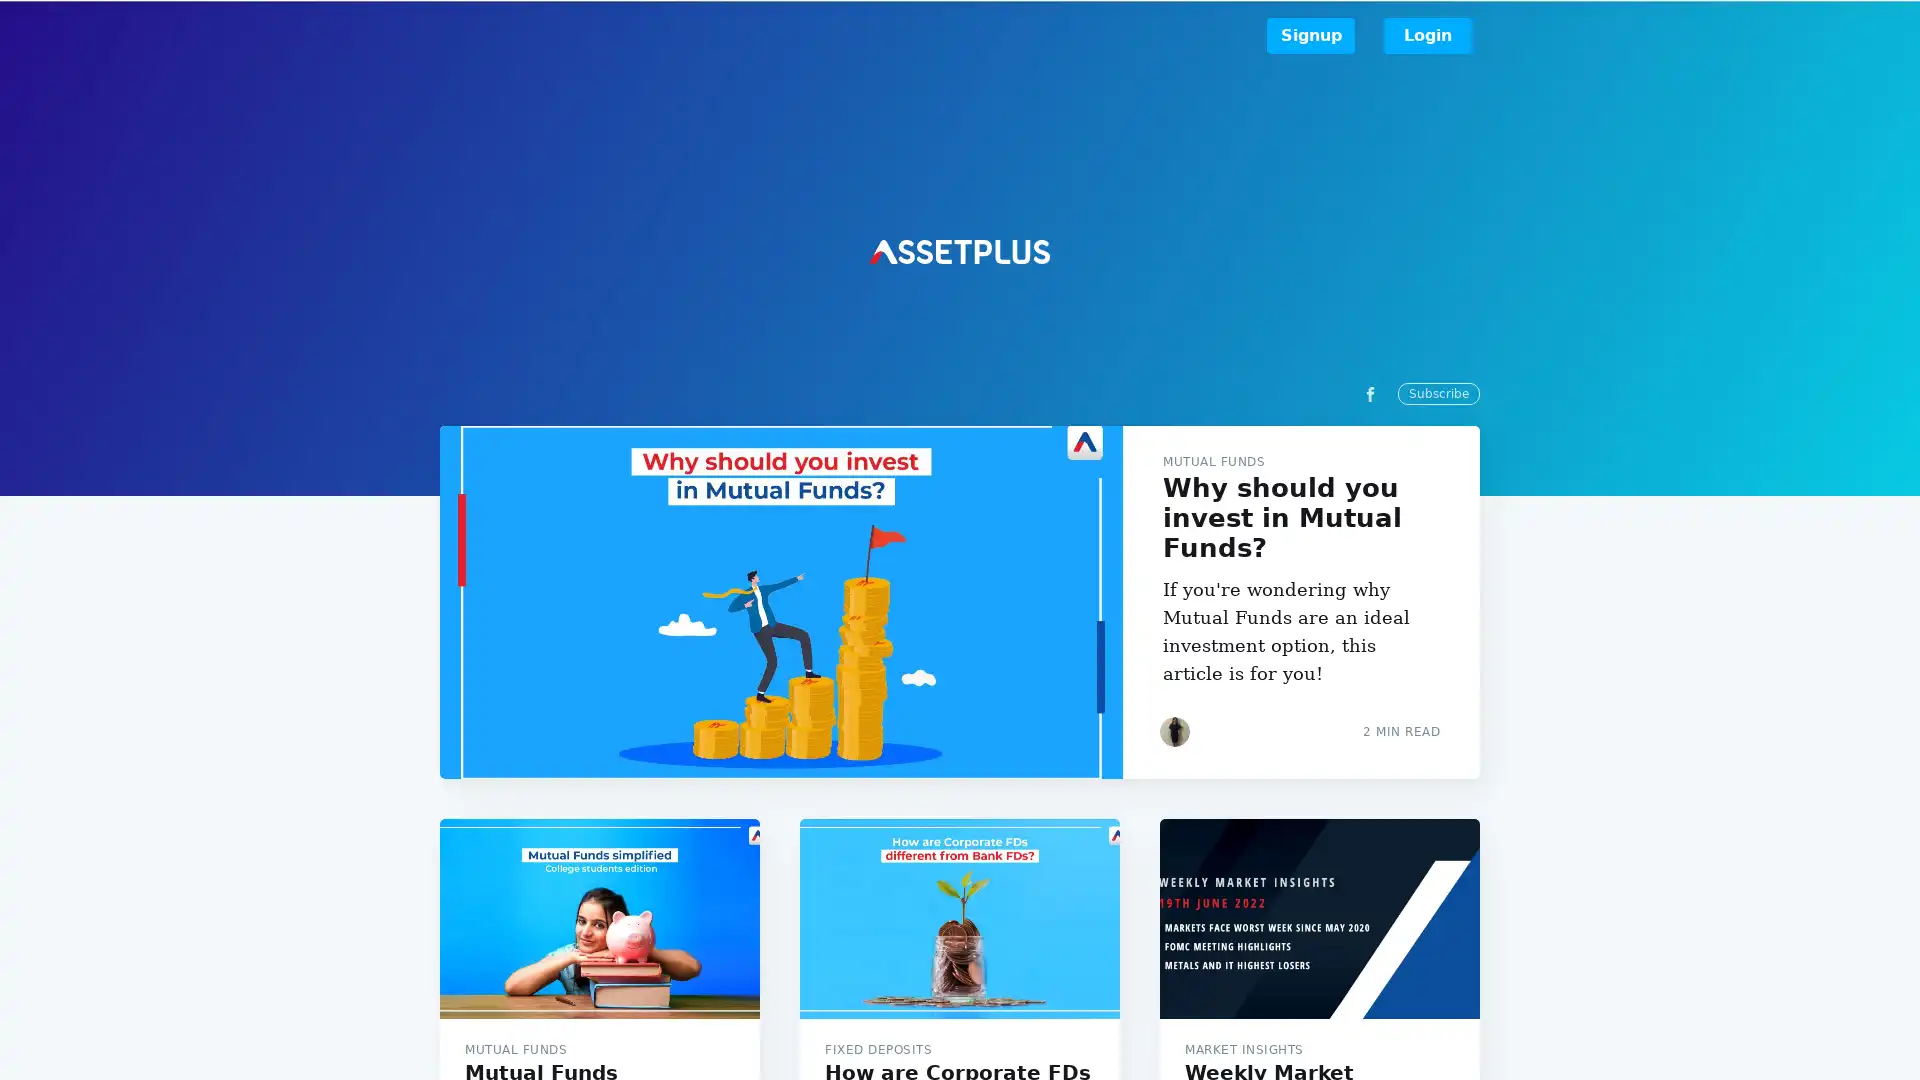 The width and height of the screenshot is (1920, 1080). What do you see at coordinates (1142, 613) in the screenshot?
I see `Subscribe` at bounding box center [1142, 613].